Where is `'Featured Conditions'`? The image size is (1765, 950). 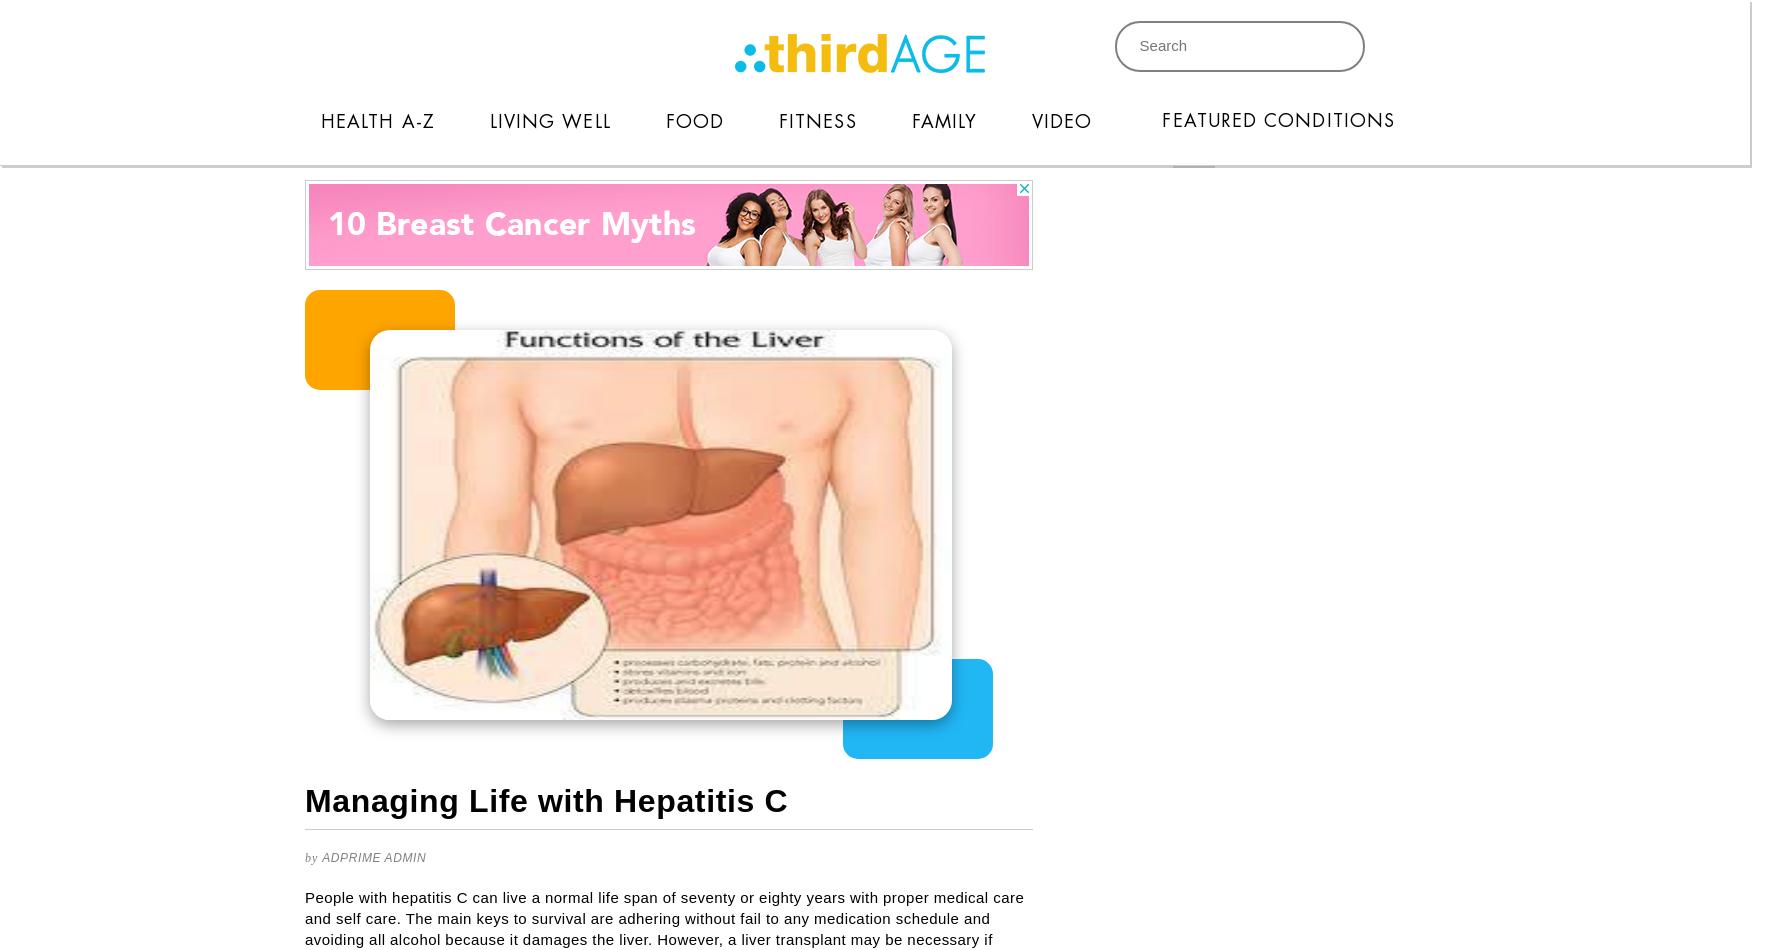 'Featured Conditions' is located at coordinates (1278, 119).